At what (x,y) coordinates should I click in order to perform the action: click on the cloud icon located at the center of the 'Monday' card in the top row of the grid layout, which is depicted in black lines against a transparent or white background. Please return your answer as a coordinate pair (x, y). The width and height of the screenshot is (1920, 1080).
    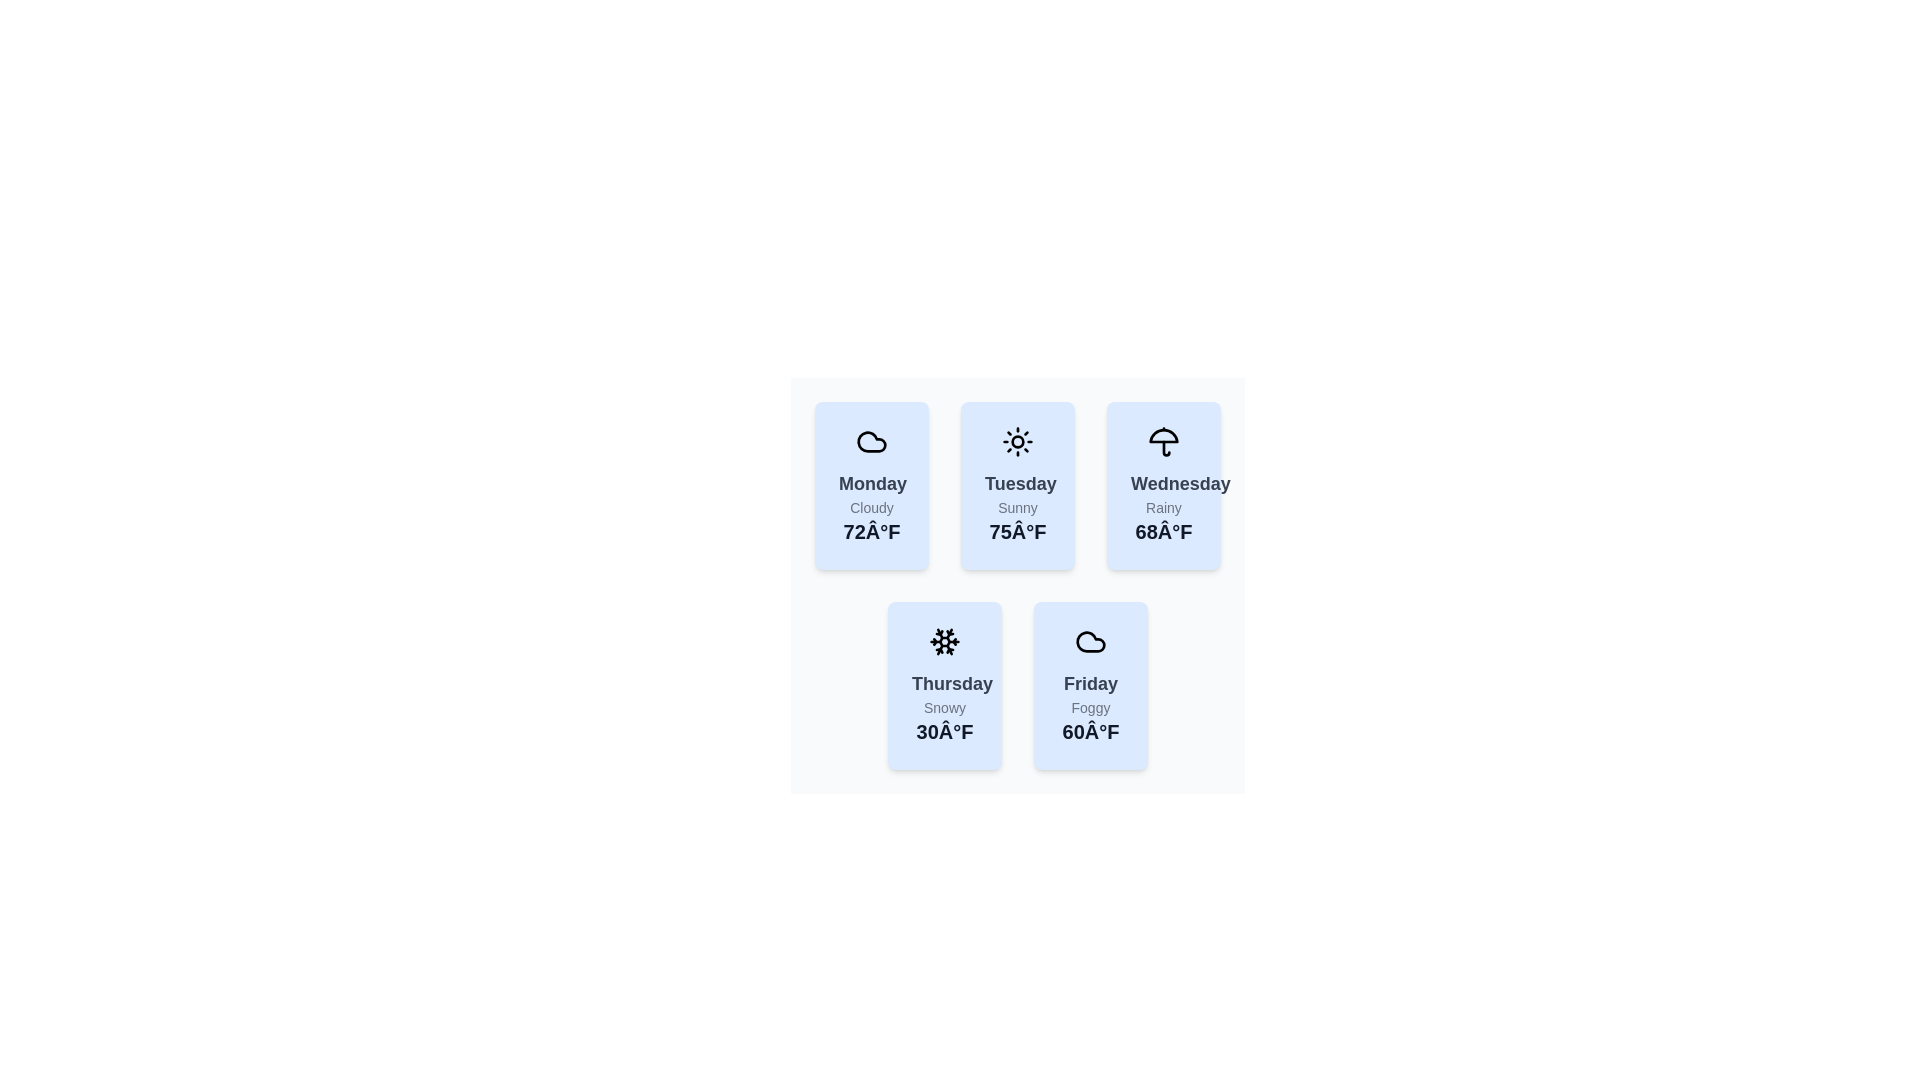
    Looking at the image, I should click on (872, 441).